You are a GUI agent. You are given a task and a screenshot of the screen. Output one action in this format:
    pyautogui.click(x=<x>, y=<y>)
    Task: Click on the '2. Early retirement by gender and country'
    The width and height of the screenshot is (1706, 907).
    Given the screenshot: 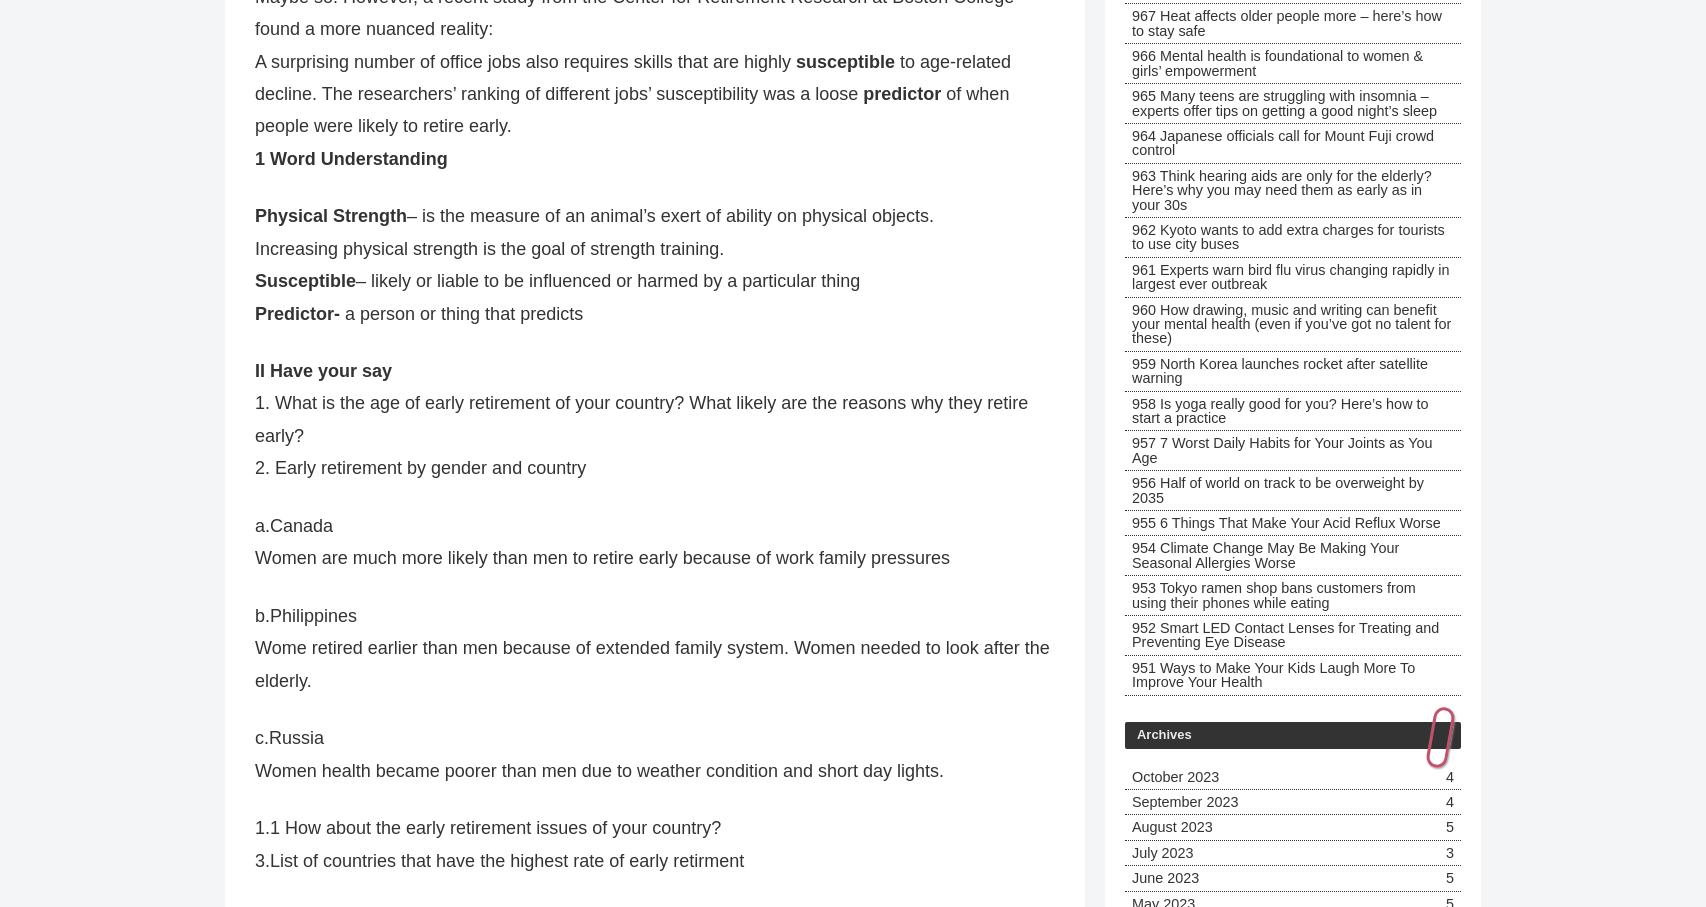 What is the action you would take?
    pyautogui.click(x=420, y=468)
    